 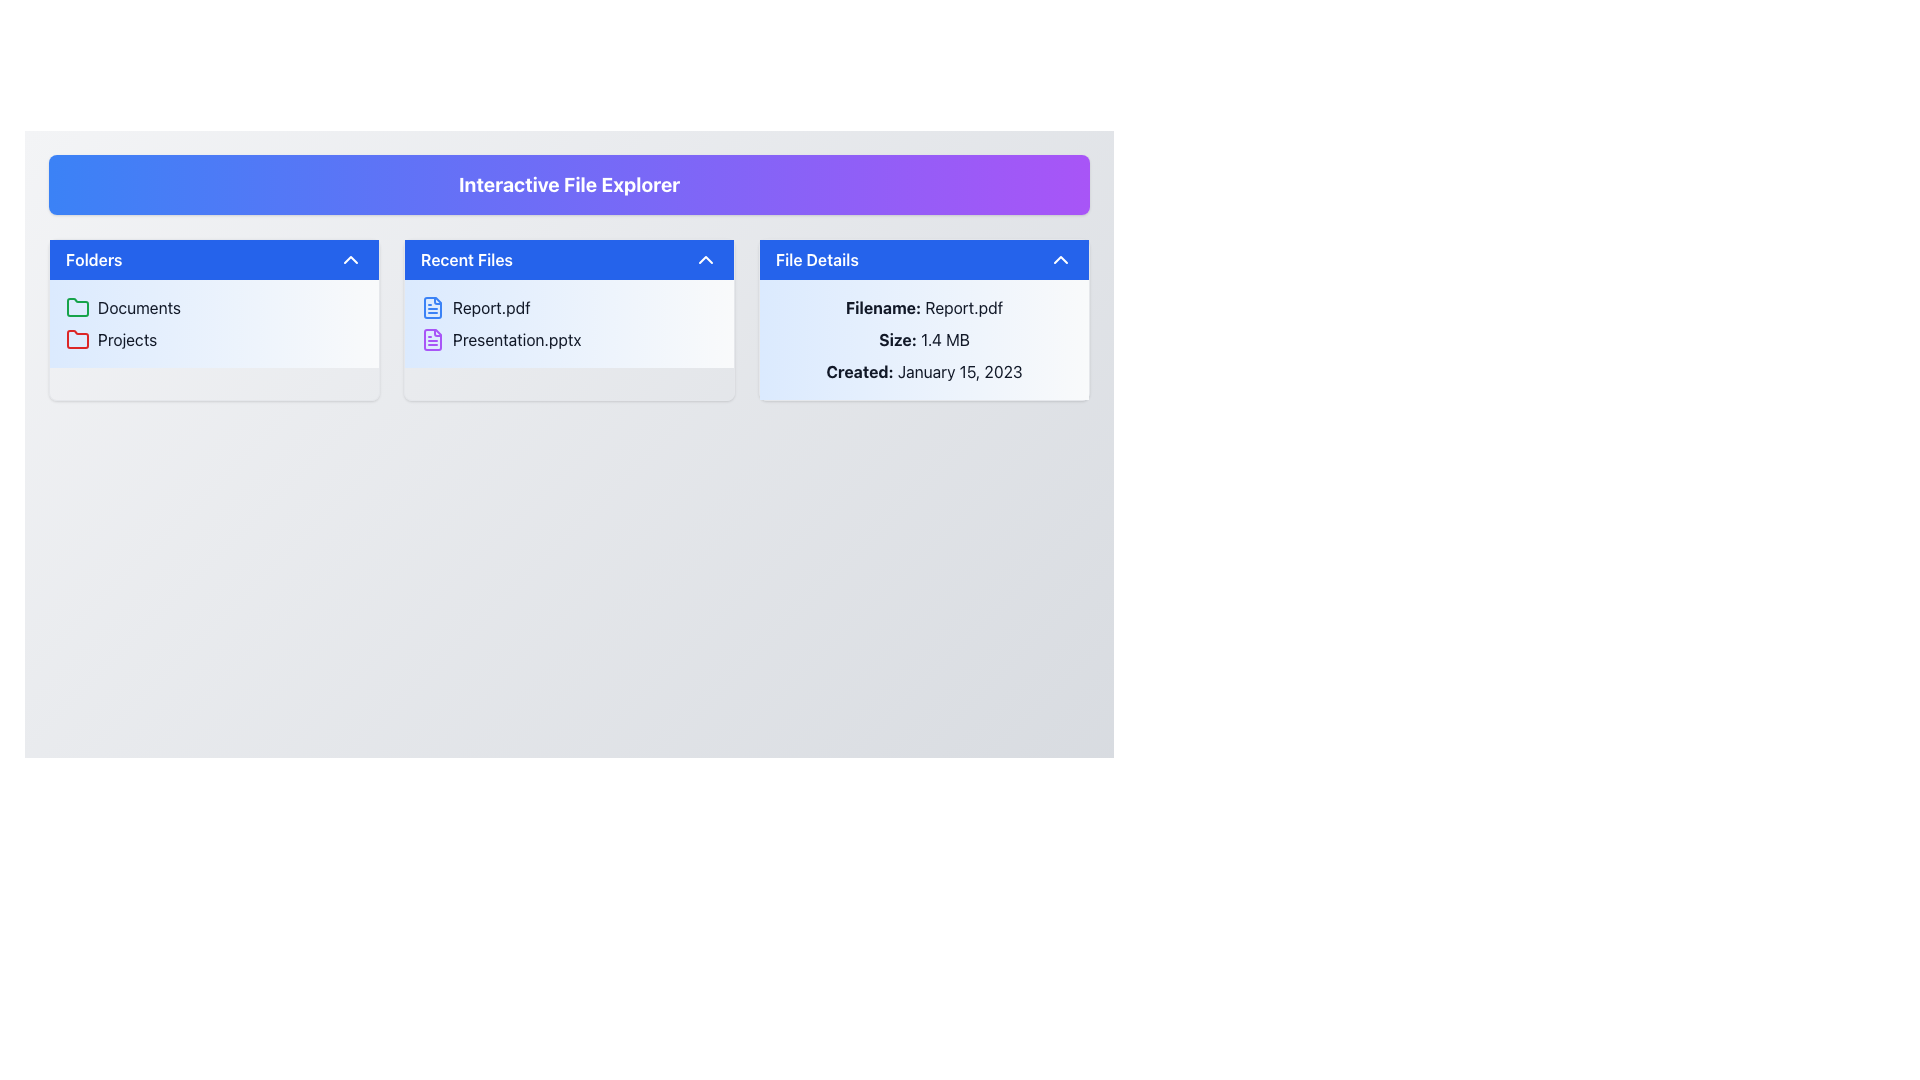 What do you see at coordinates (923, 338) in the screenshot?
I see `the text label displaying 'Size: 1.4 MB' in the 'File Details' panel, located between the filename and creation date` at bounding box center [923, 338].